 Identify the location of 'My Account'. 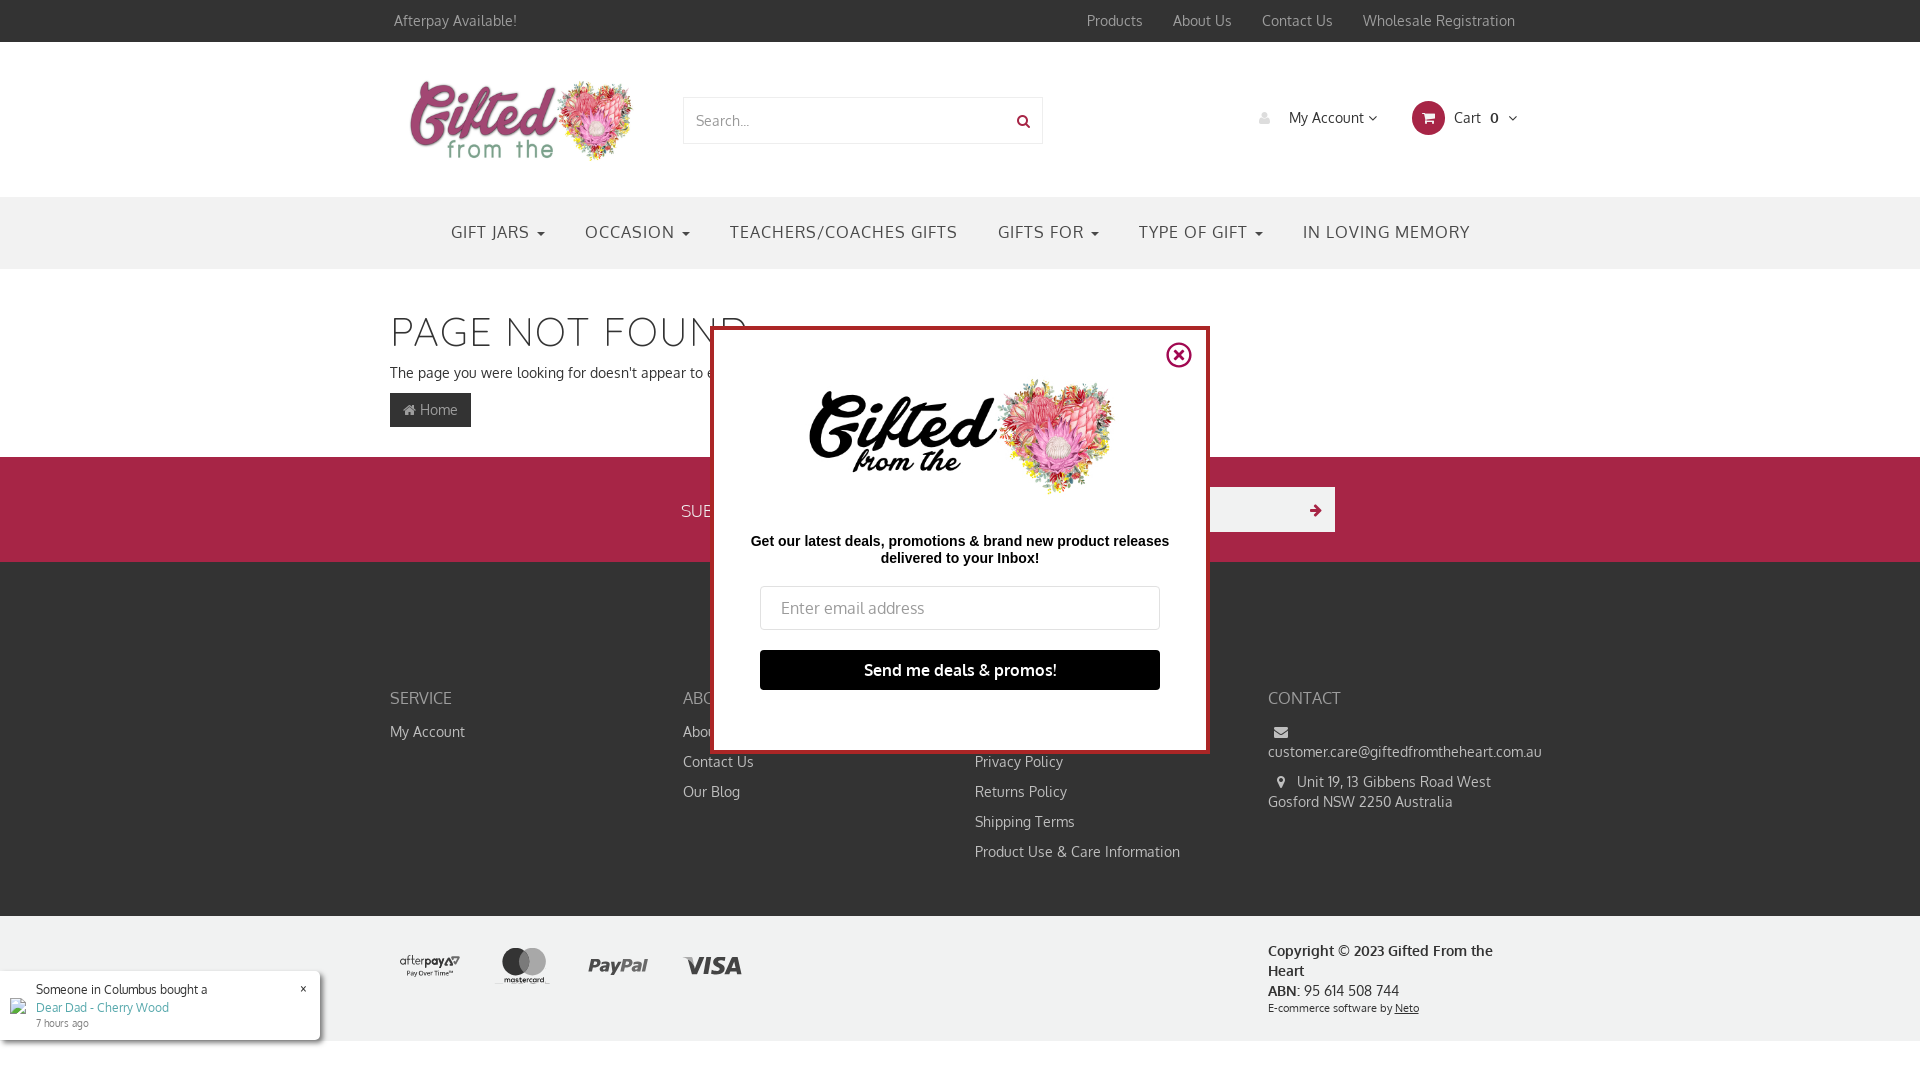
(1310, 118).